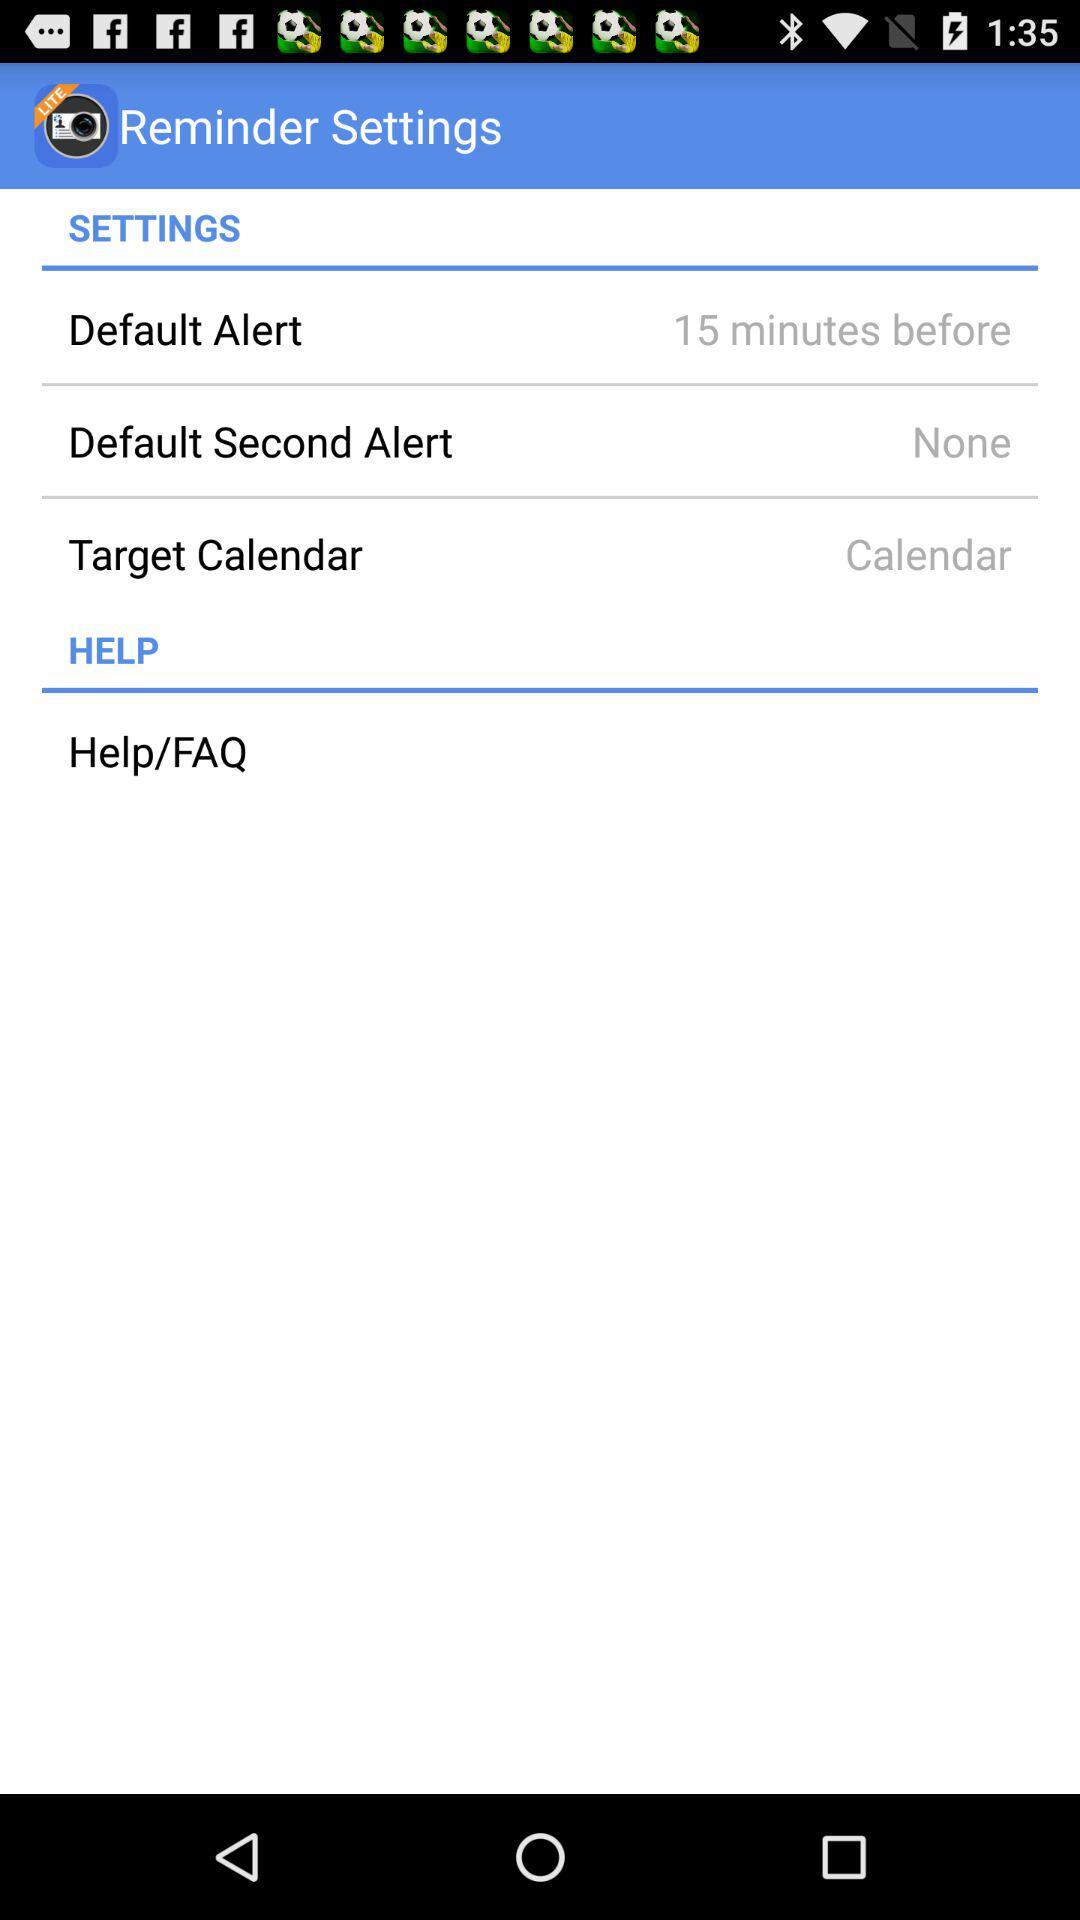 This screenshot has width=1080, height=1920. Describe the element at coordinates (342, 553) in the screenshot. I see `the item above the help item` at that location.